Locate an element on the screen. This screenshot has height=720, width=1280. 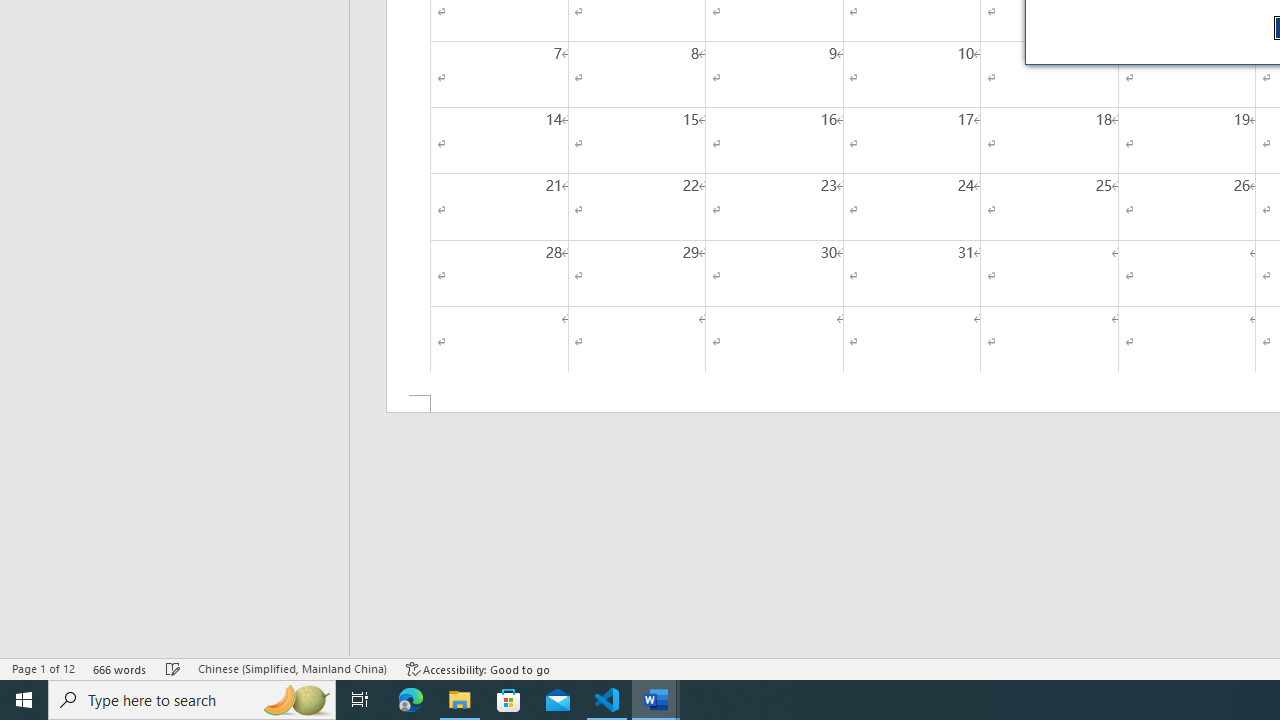
'Start' is located at coordinates (24, 698).